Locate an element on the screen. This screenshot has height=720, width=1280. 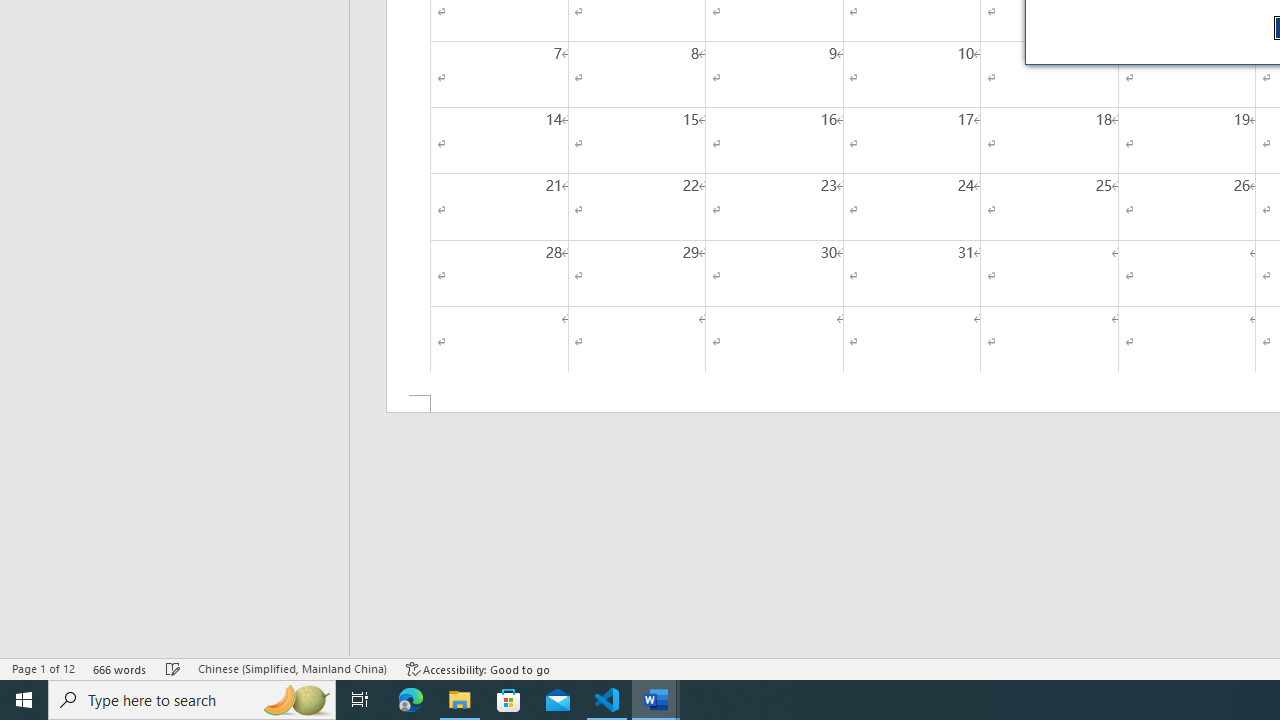
'Start' is located at coordinates (24, 698).